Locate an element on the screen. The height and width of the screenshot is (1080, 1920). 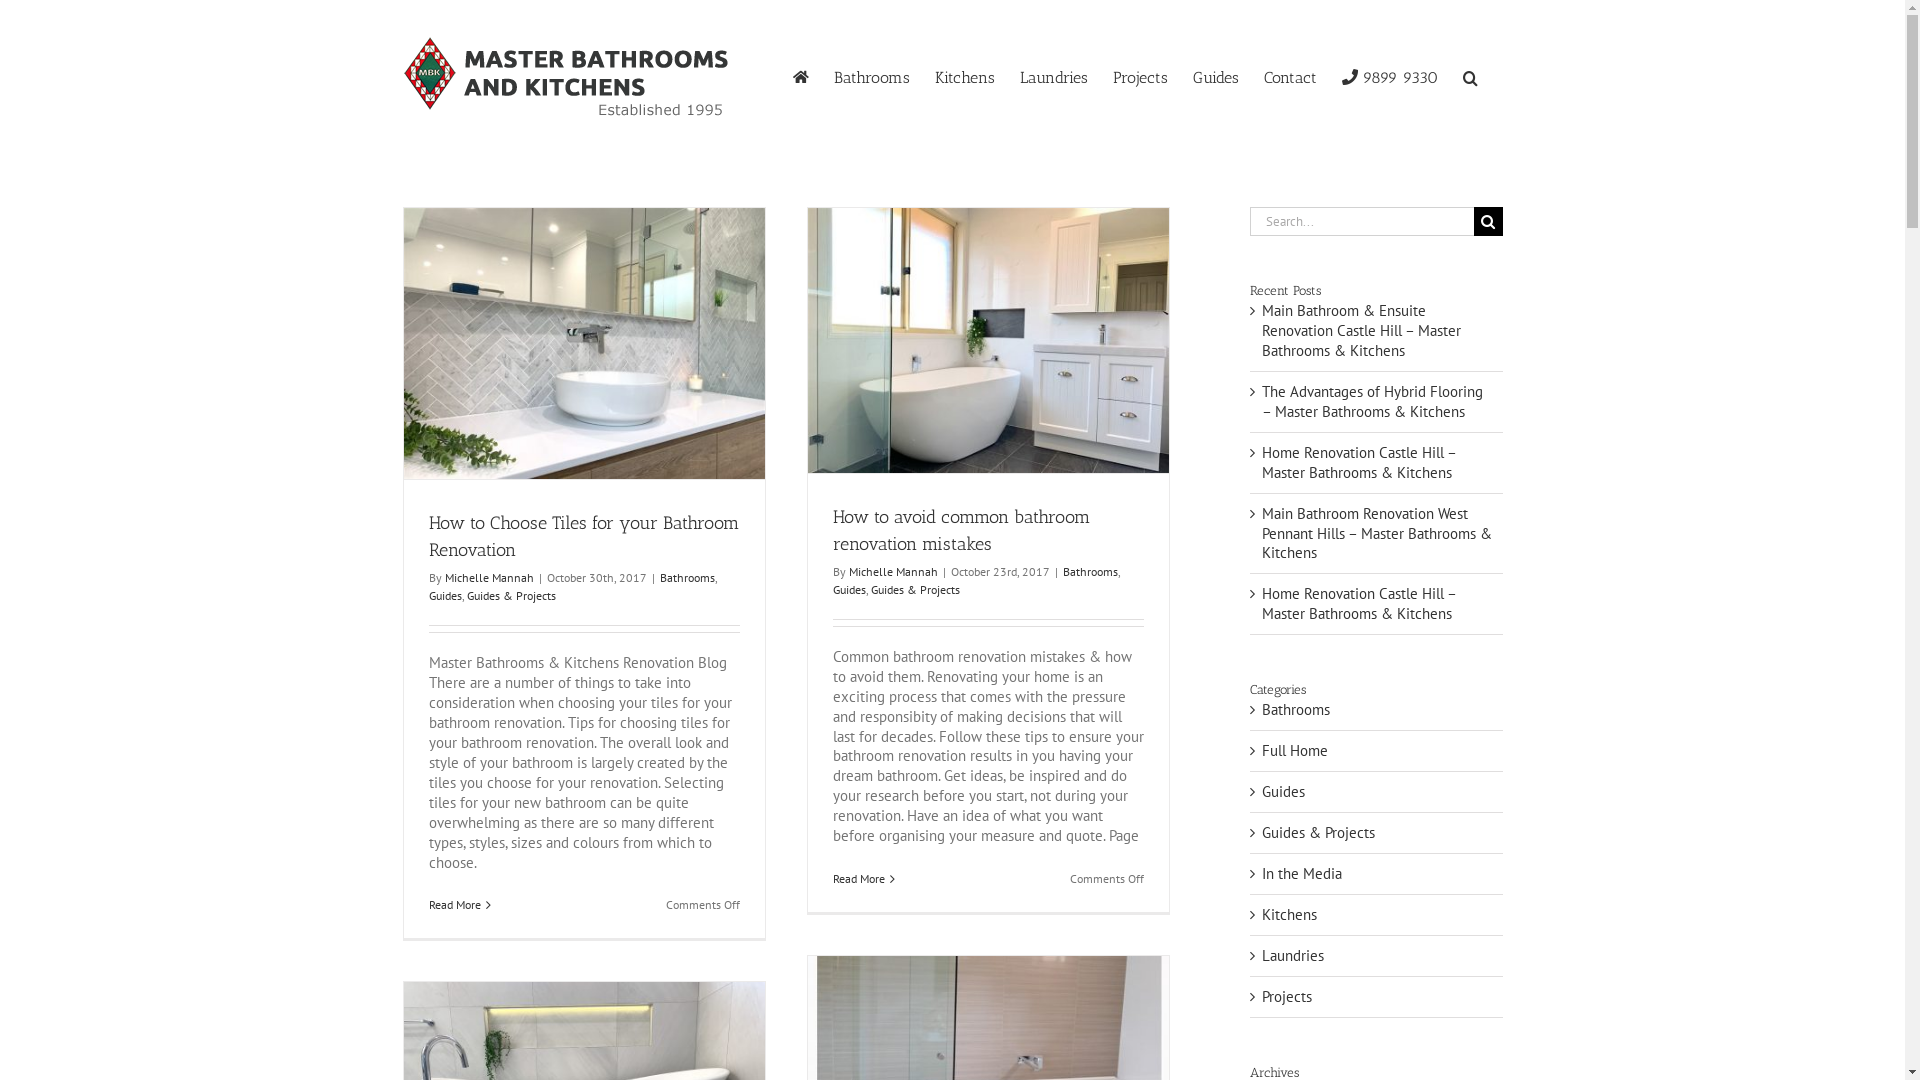
'Projects' is located at coordinates (1139, 75).